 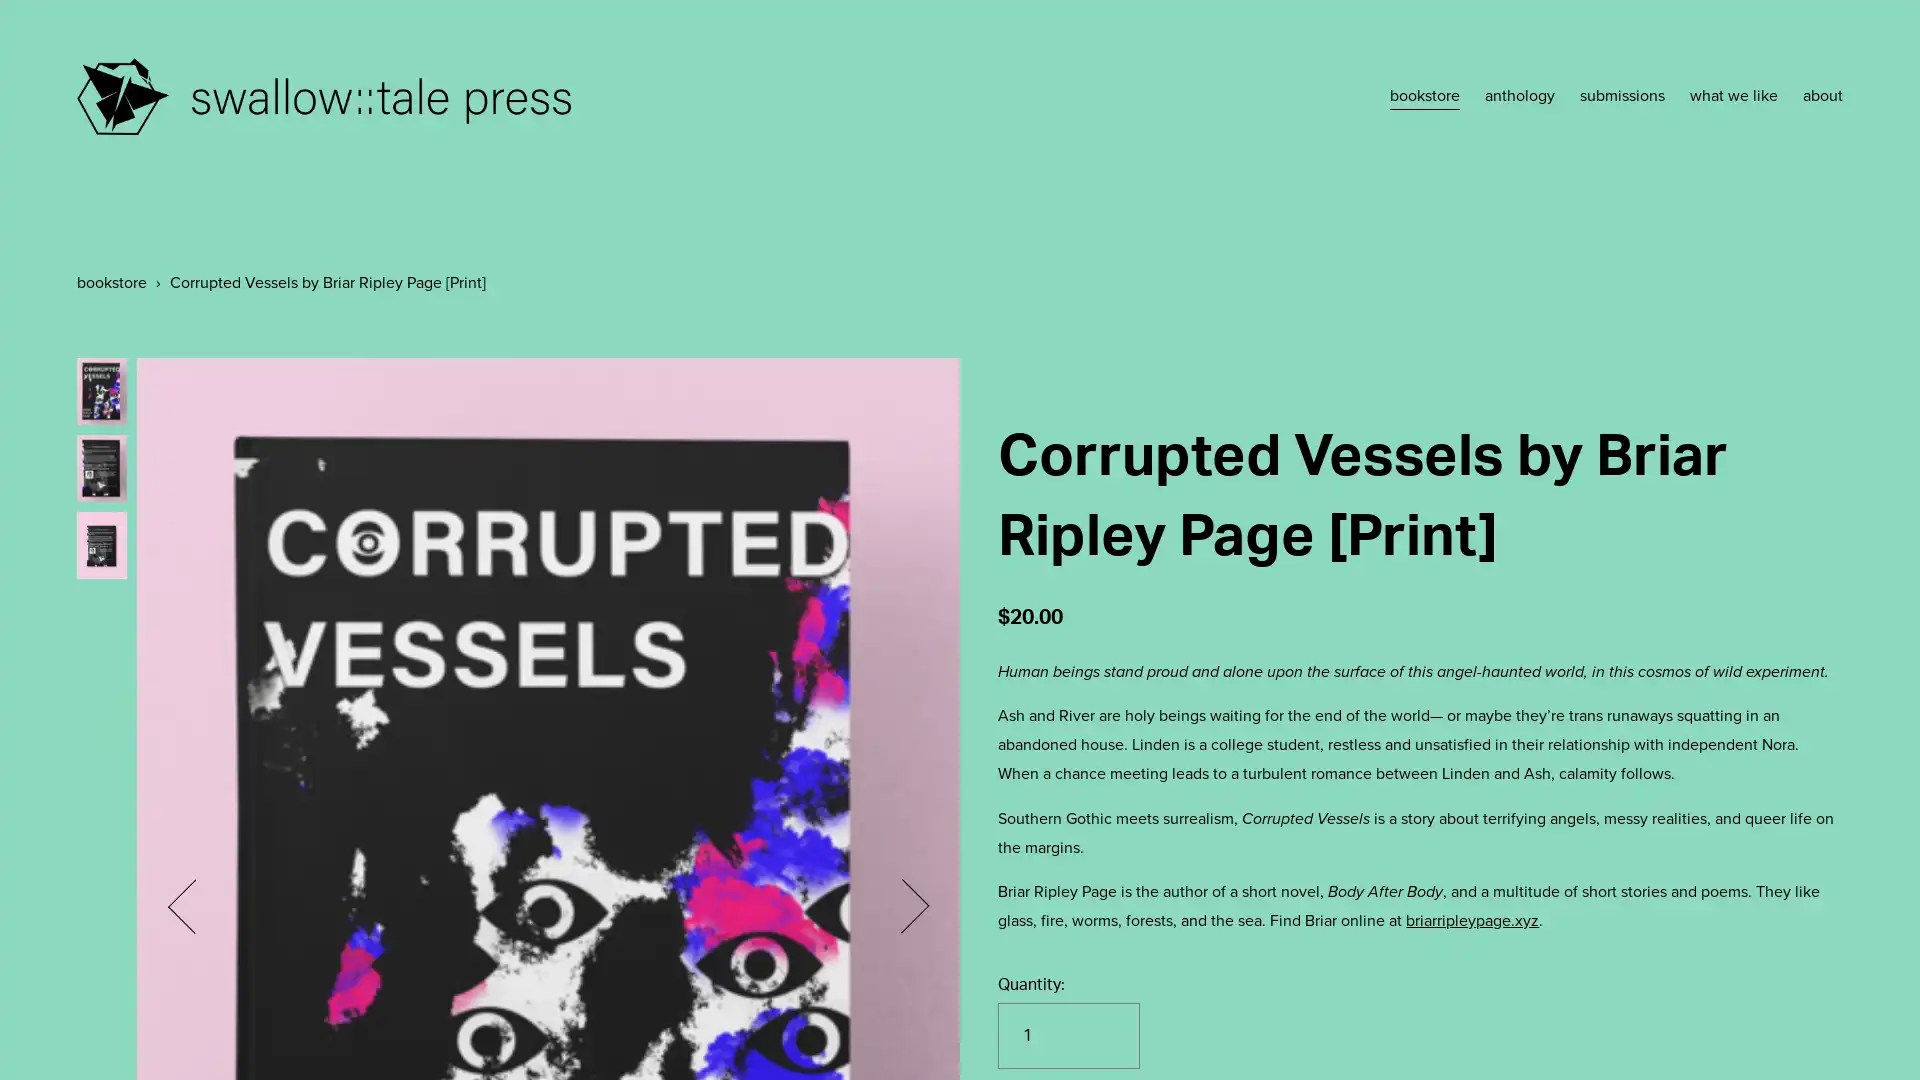 What do you see at coordinates (99, 544) in the screenshot?
I see `Image 3 of 3` at bounding box center [99, 544].